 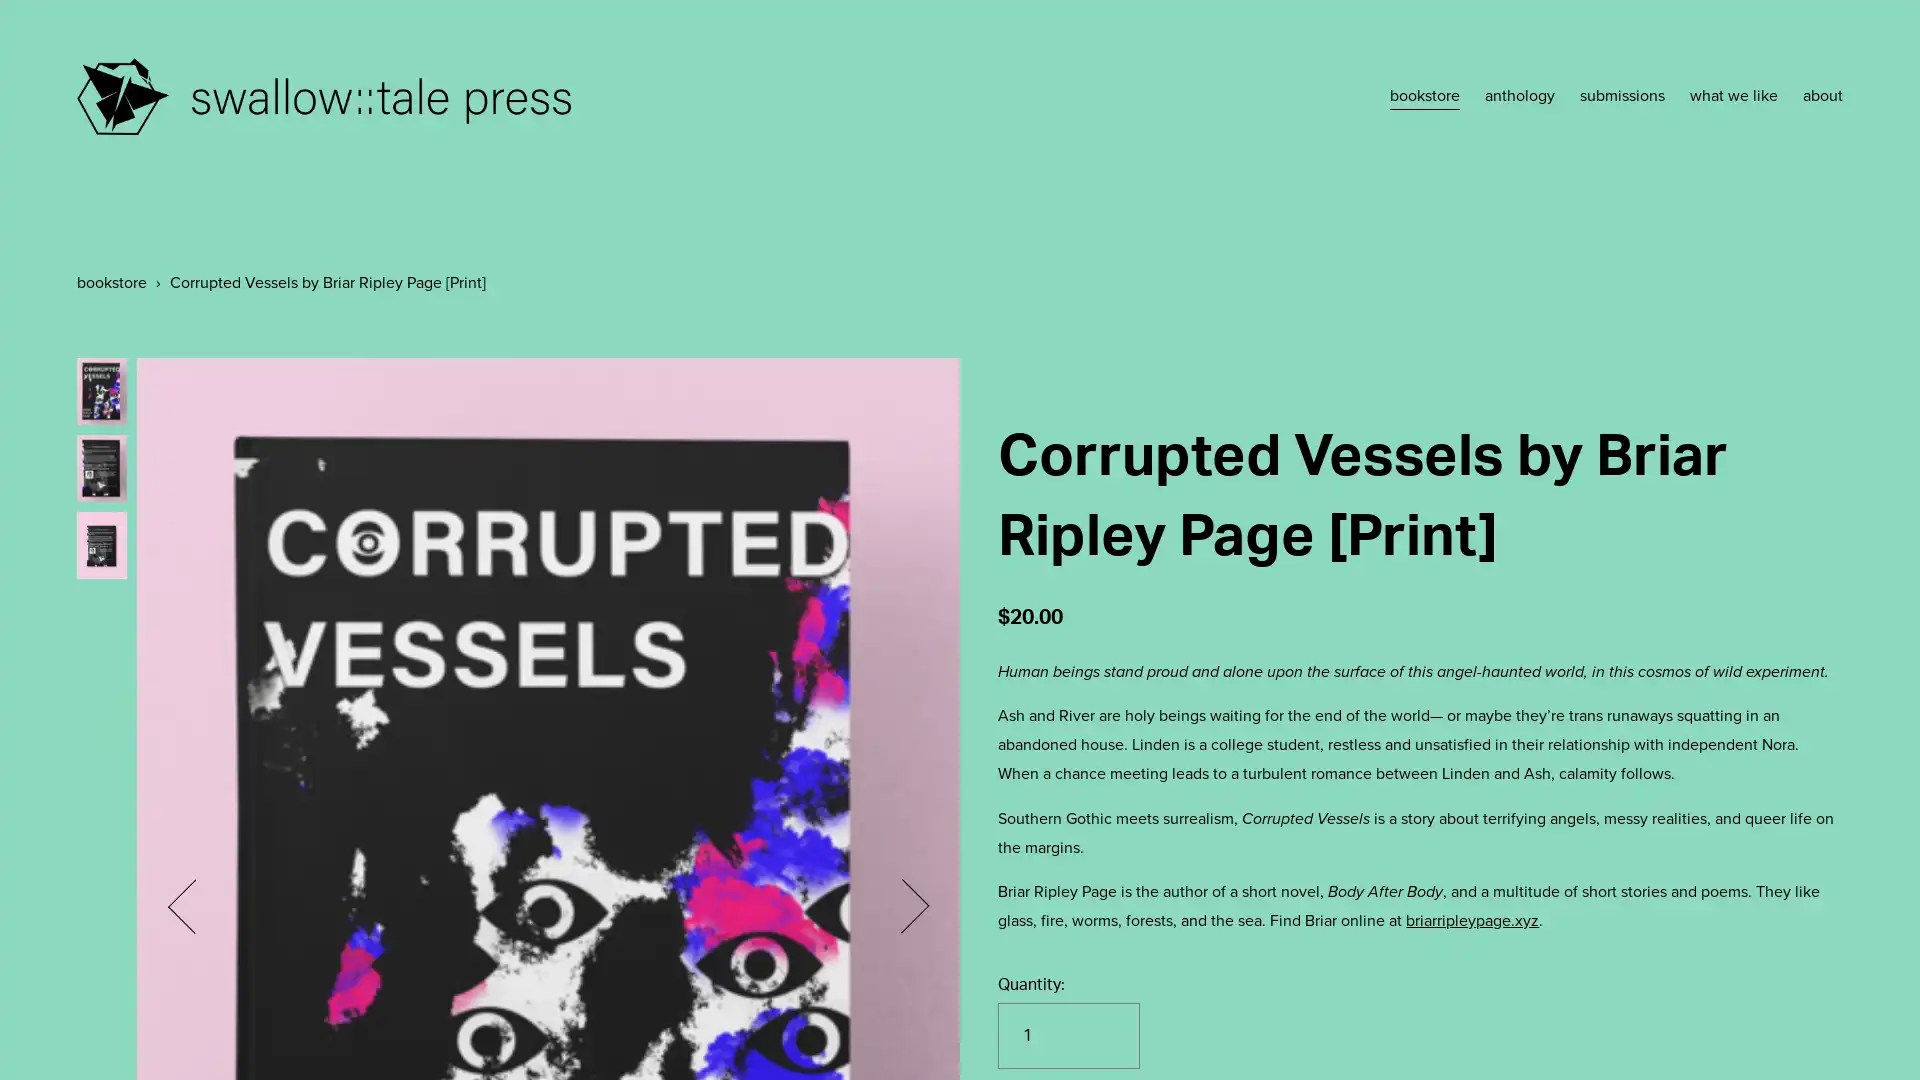 What do you see at coordinates (99, 544) in the screenshot?
I see `Image 3 of 3` at bounding box center [99, 544].